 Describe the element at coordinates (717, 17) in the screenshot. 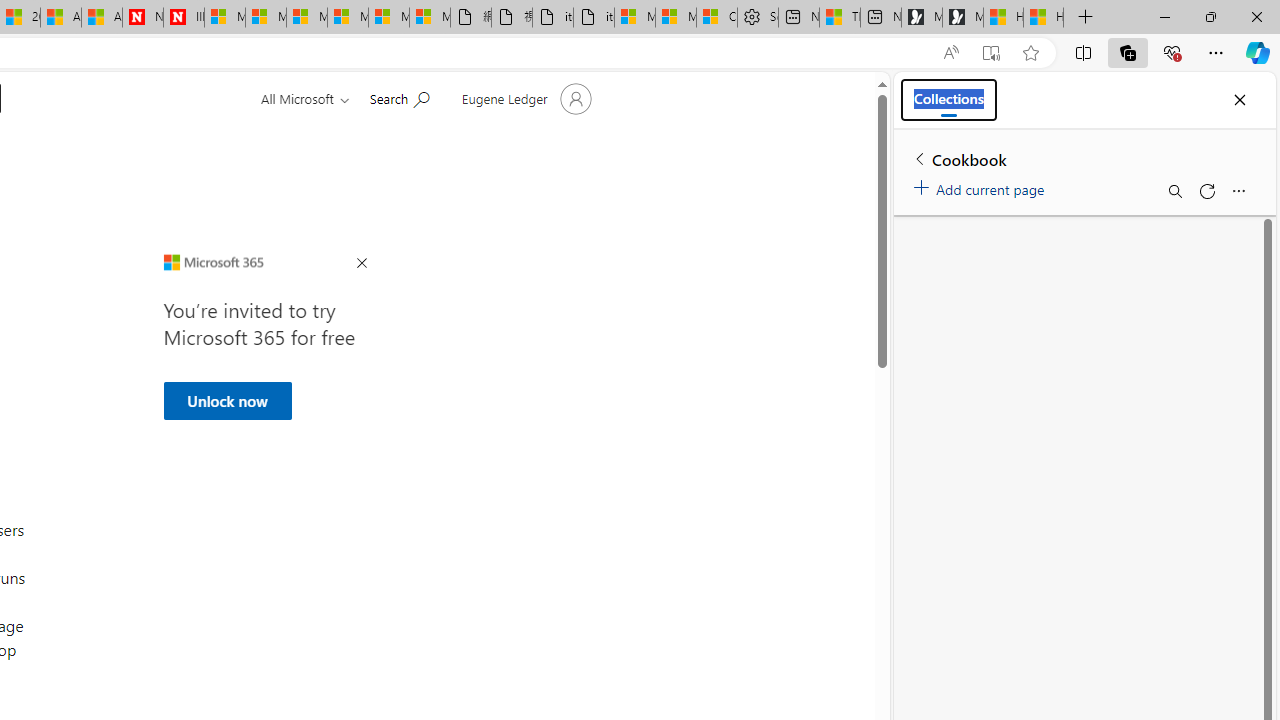

I see `'Consumer Health Data Privacy Policy'` at that location.